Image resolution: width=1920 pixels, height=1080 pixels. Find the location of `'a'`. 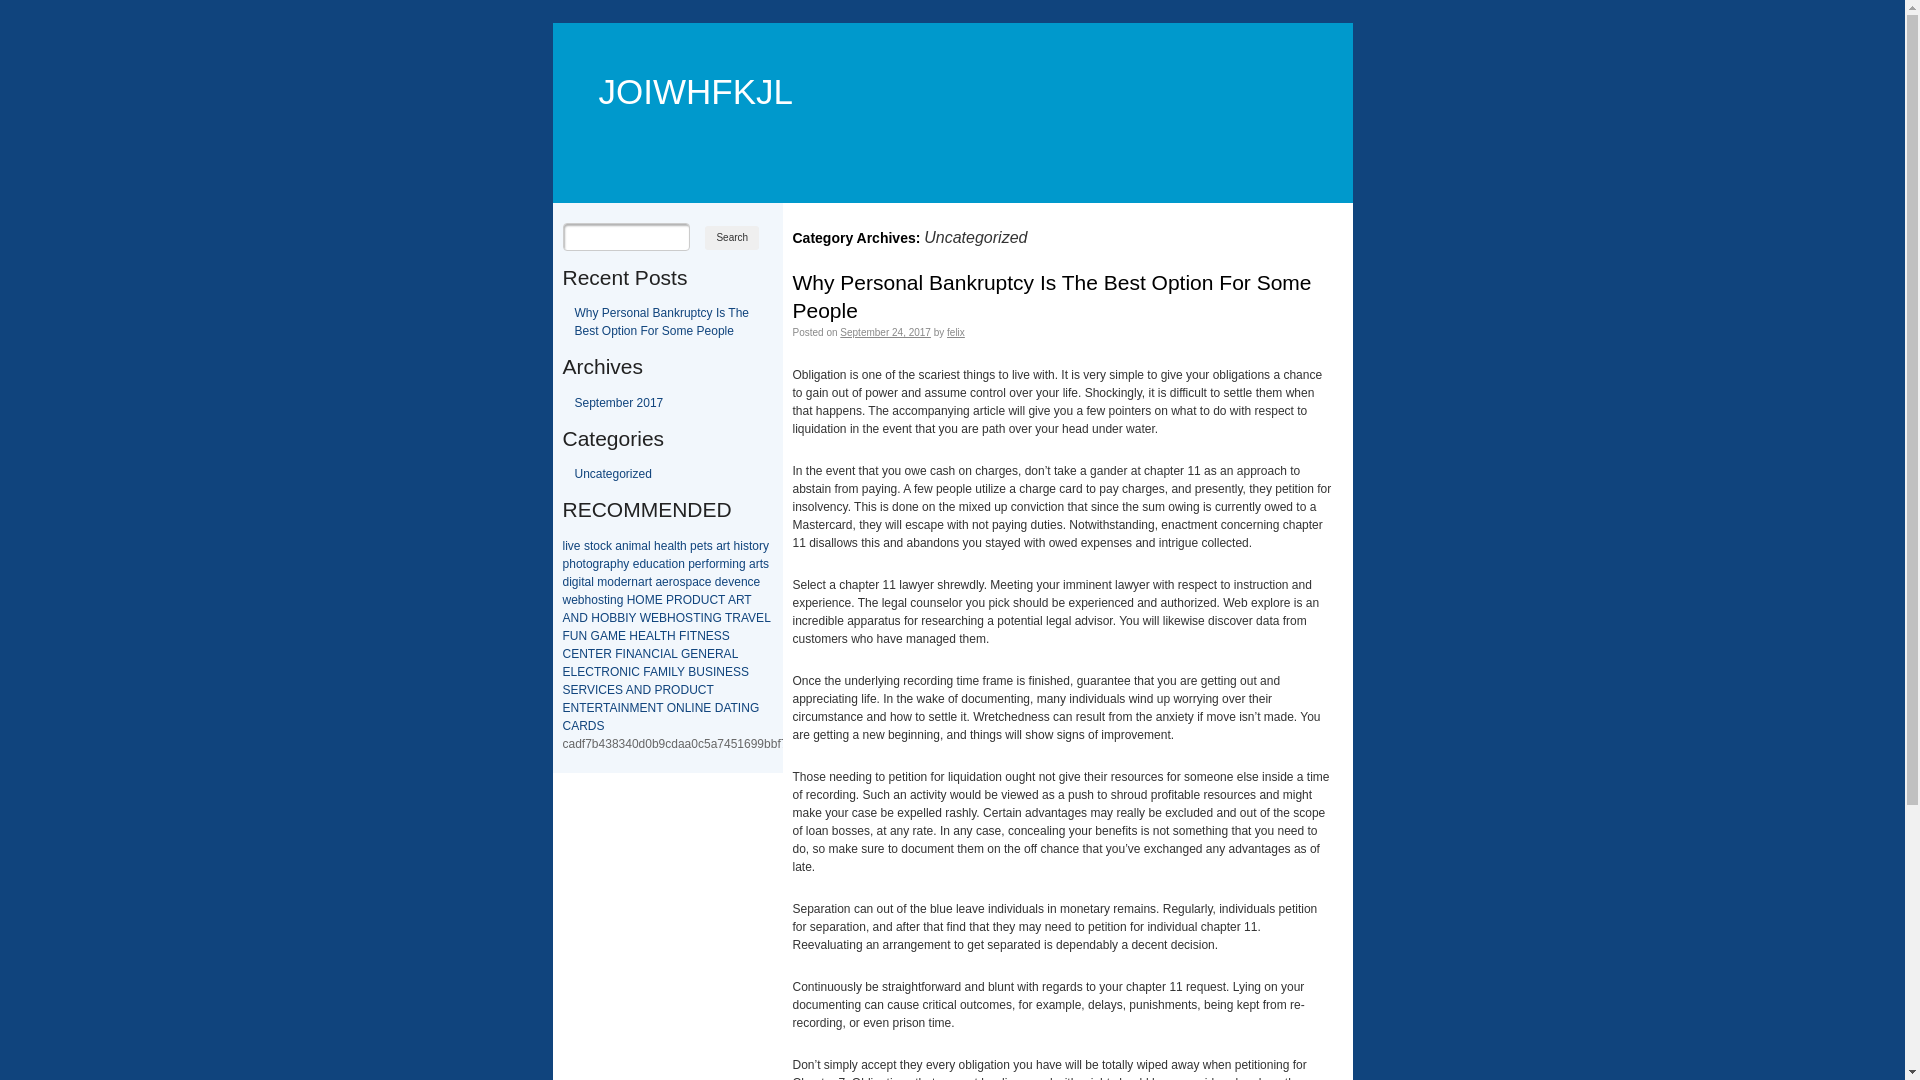

'a' is located at coordinates (641, 582).